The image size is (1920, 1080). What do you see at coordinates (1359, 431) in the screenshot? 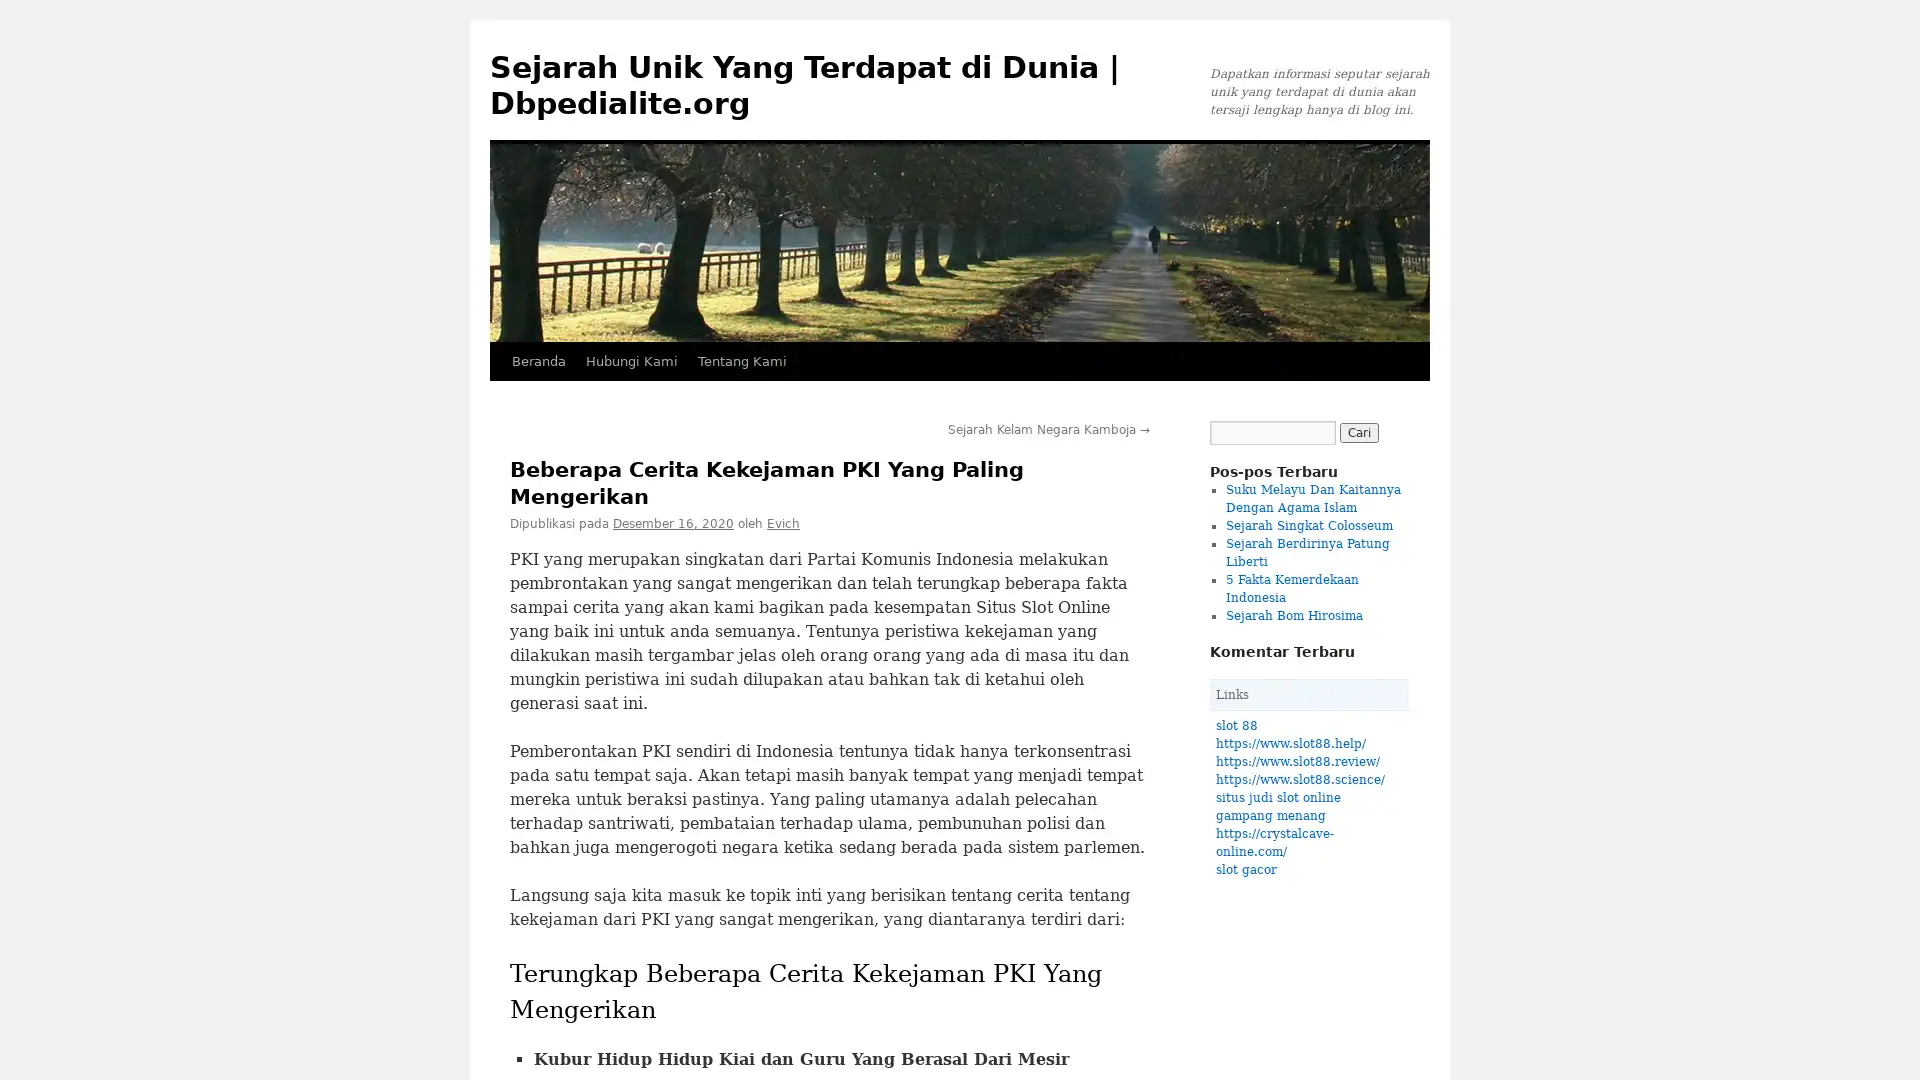
I see `Cari` at bounding box center [1359, 431].